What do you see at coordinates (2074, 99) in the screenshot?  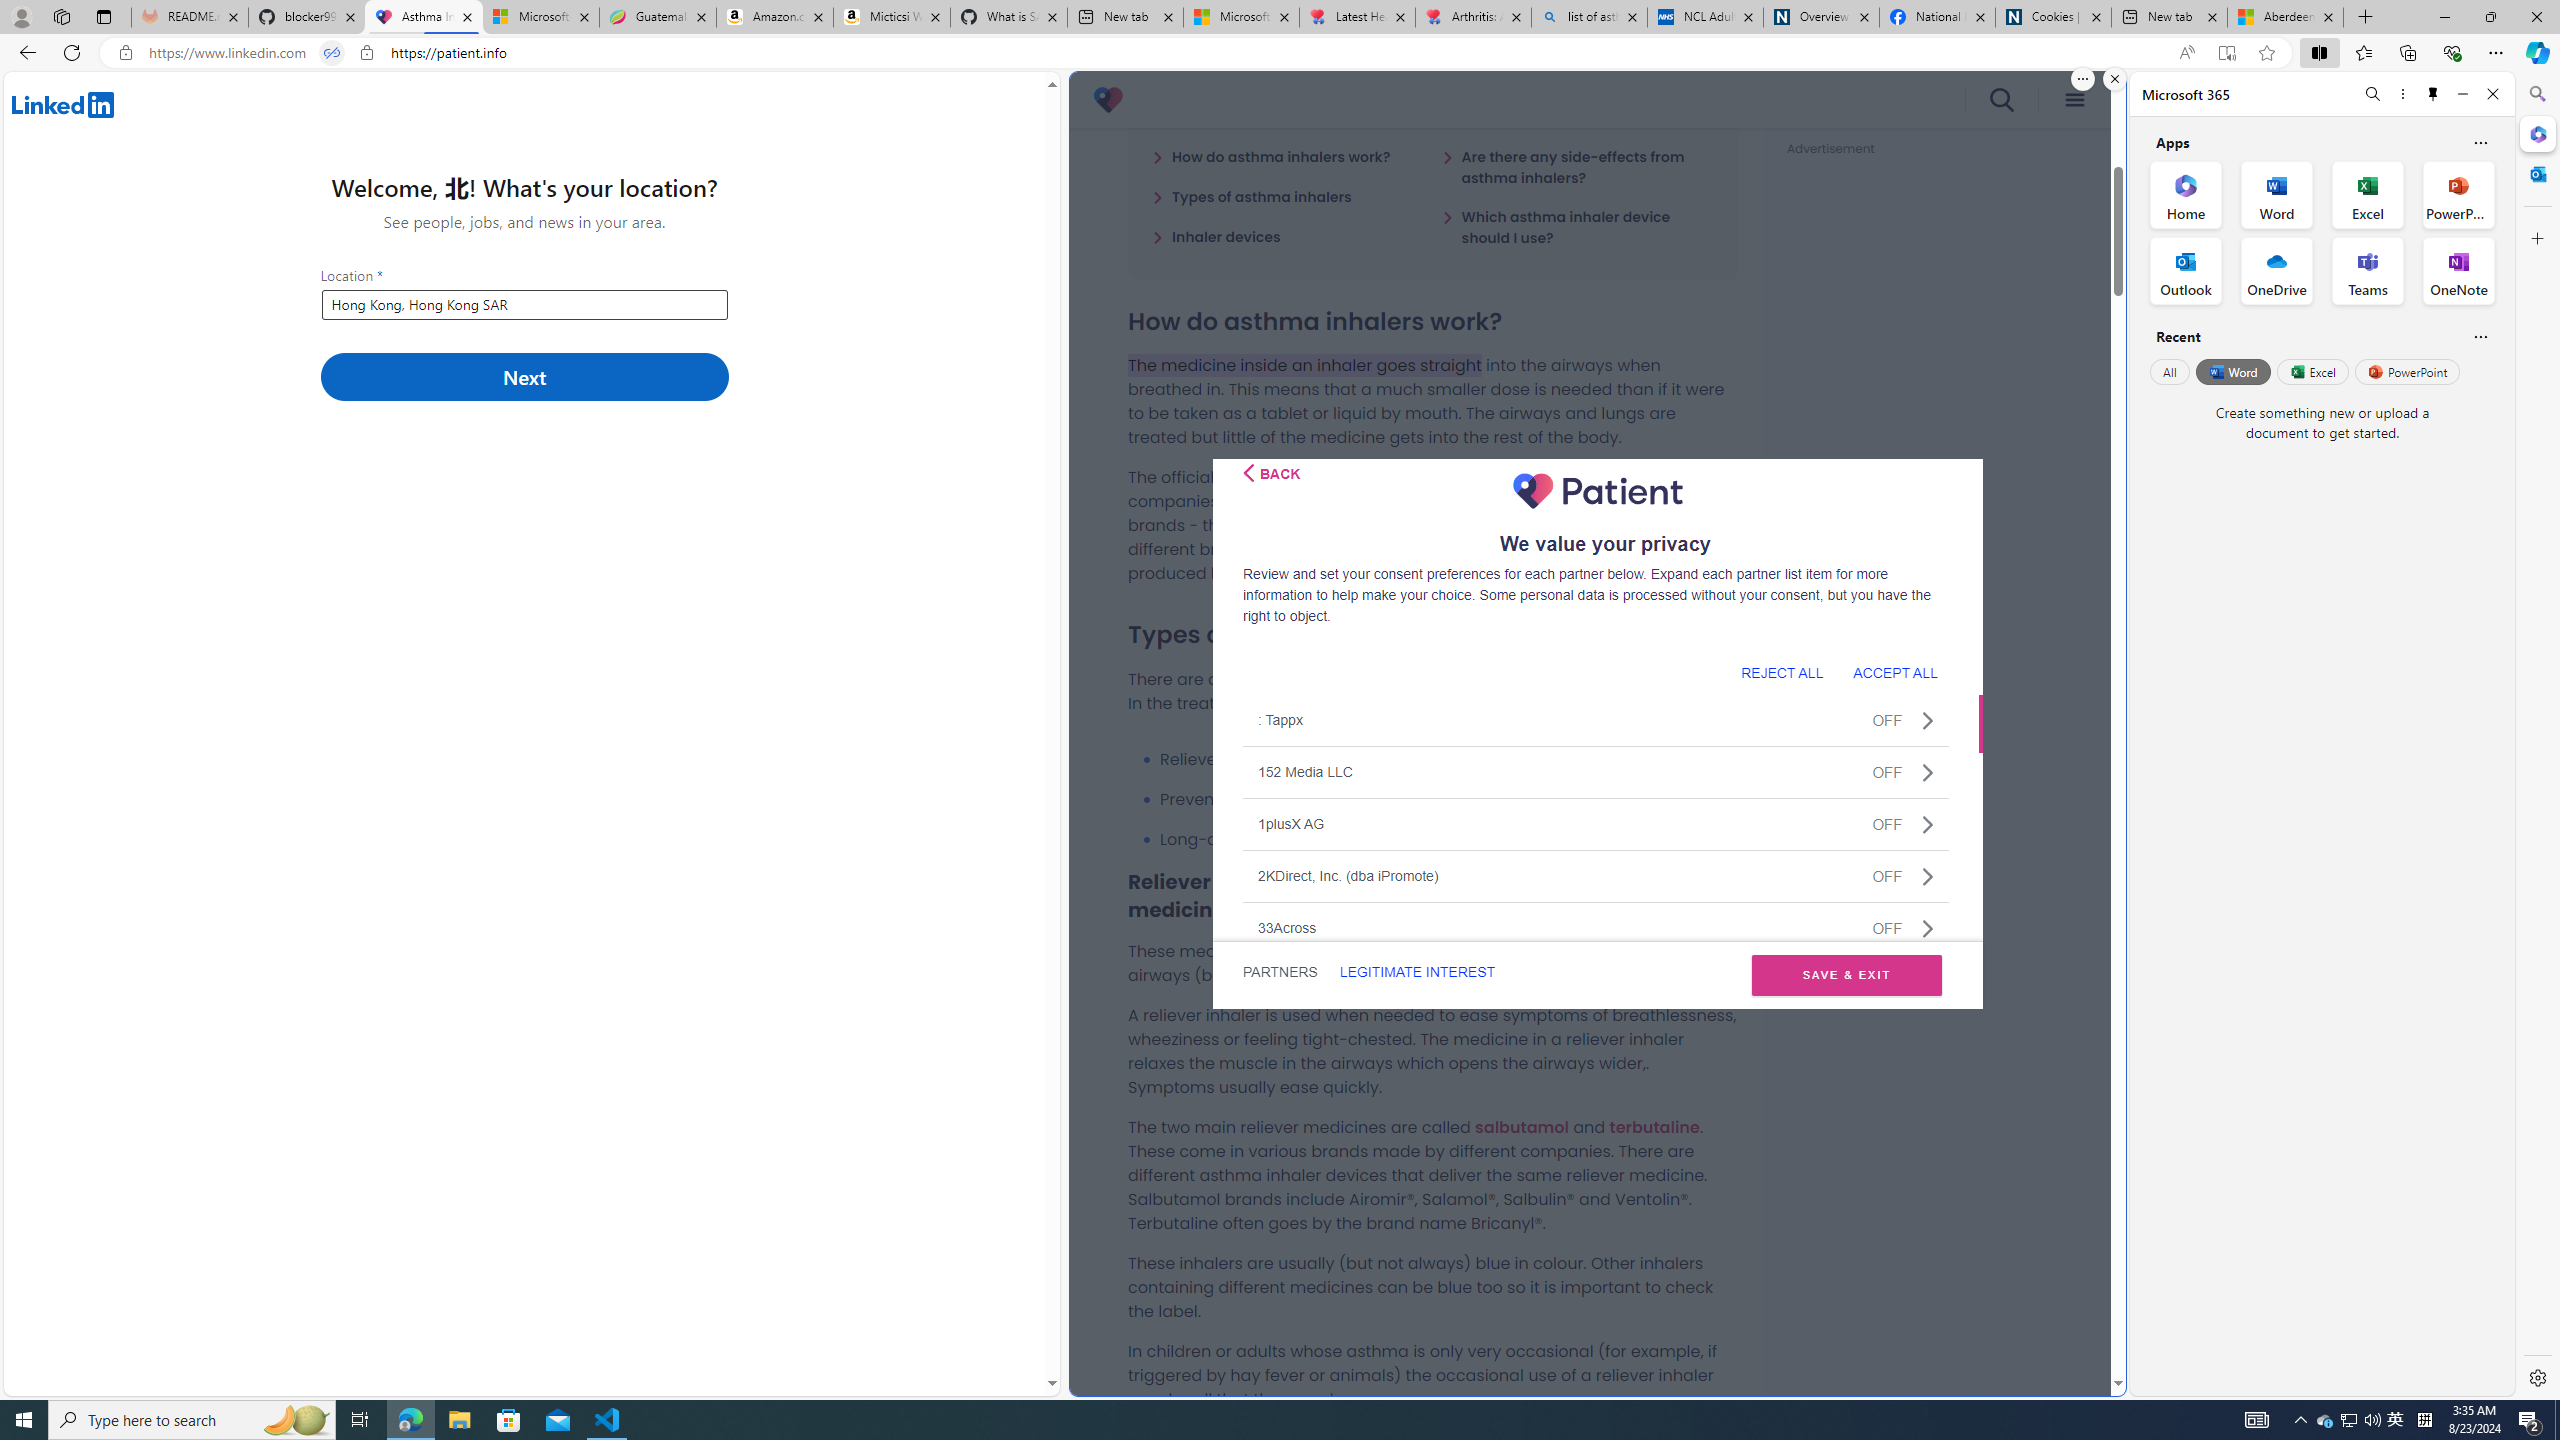 I see `'menu icon'` at bounding box center [2074, 99].